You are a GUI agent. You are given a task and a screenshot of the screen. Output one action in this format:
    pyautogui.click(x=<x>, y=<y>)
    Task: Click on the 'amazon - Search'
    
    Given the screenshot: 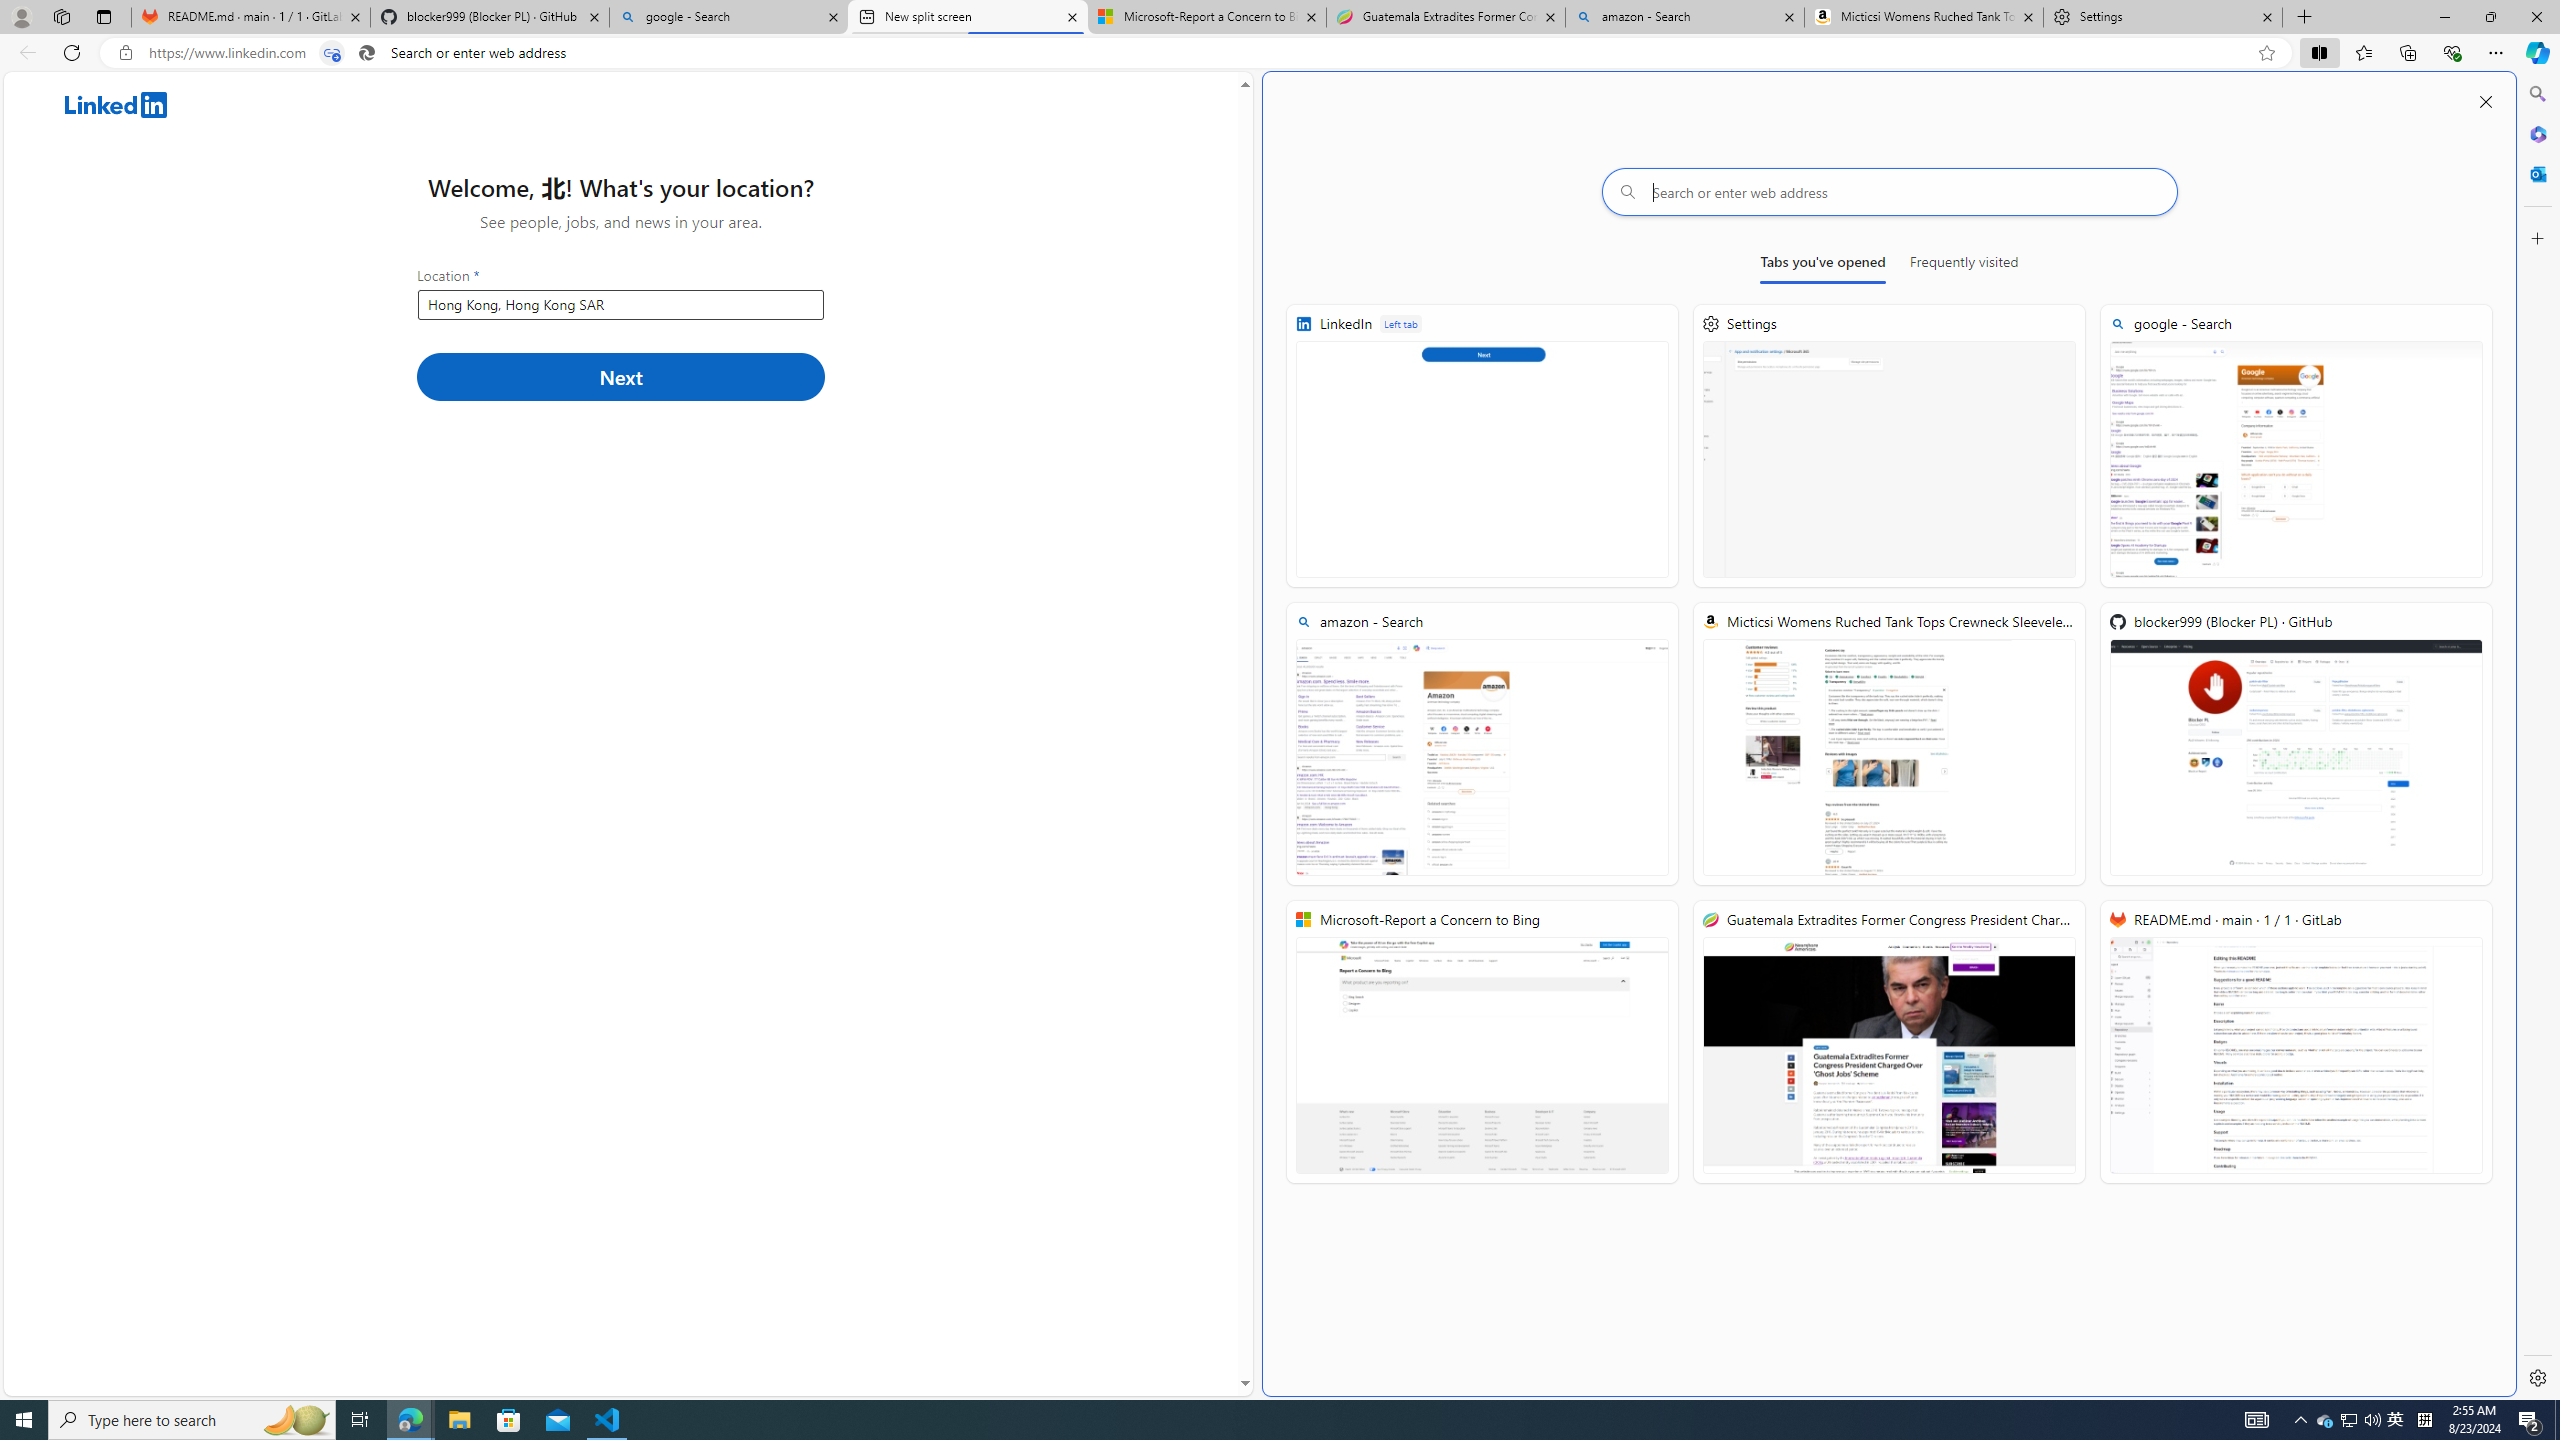 What is the action you would take?
    pyautogui.click(x=1683, y=16)
    